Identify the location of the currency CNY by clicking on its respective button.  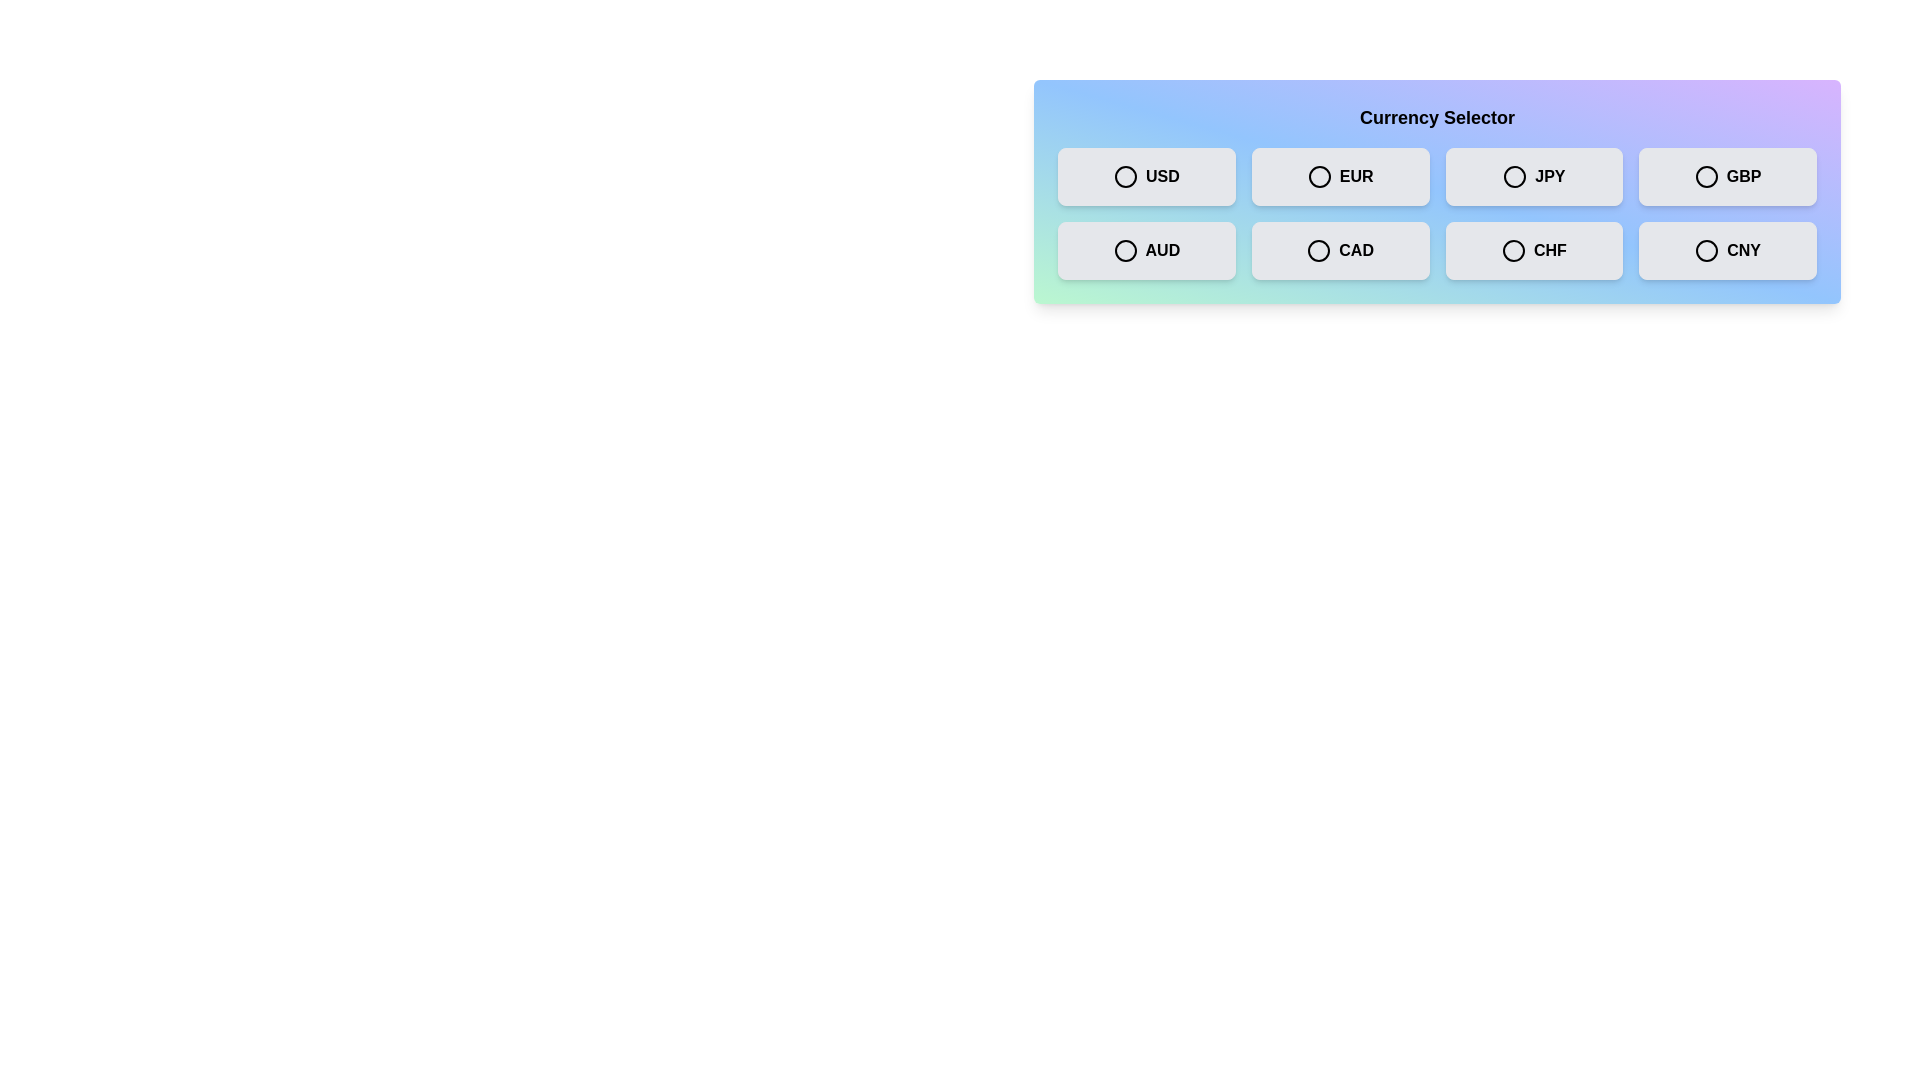
(1727, 249).